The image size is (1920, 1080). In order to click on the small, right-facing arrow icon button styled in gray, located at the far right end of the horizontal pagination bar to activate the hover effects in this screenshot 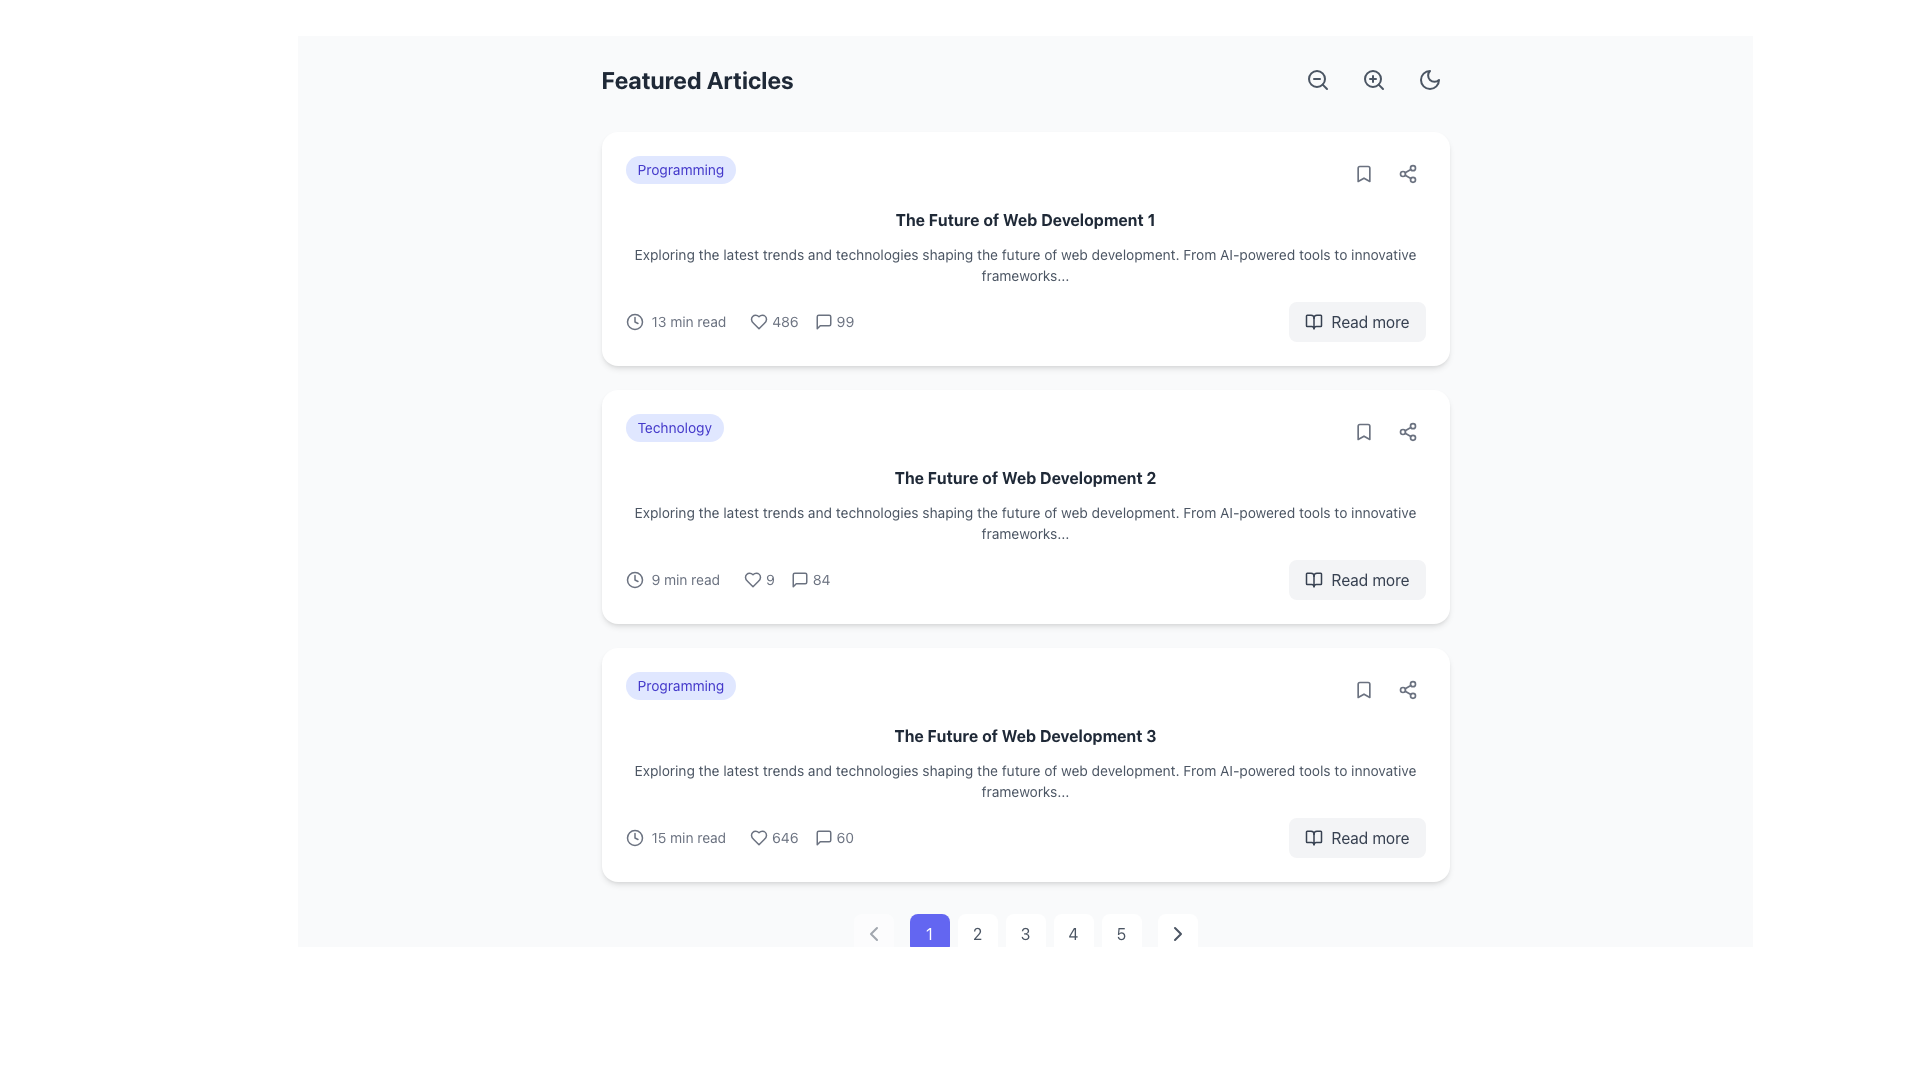, I will do `click(1177, 933)`.